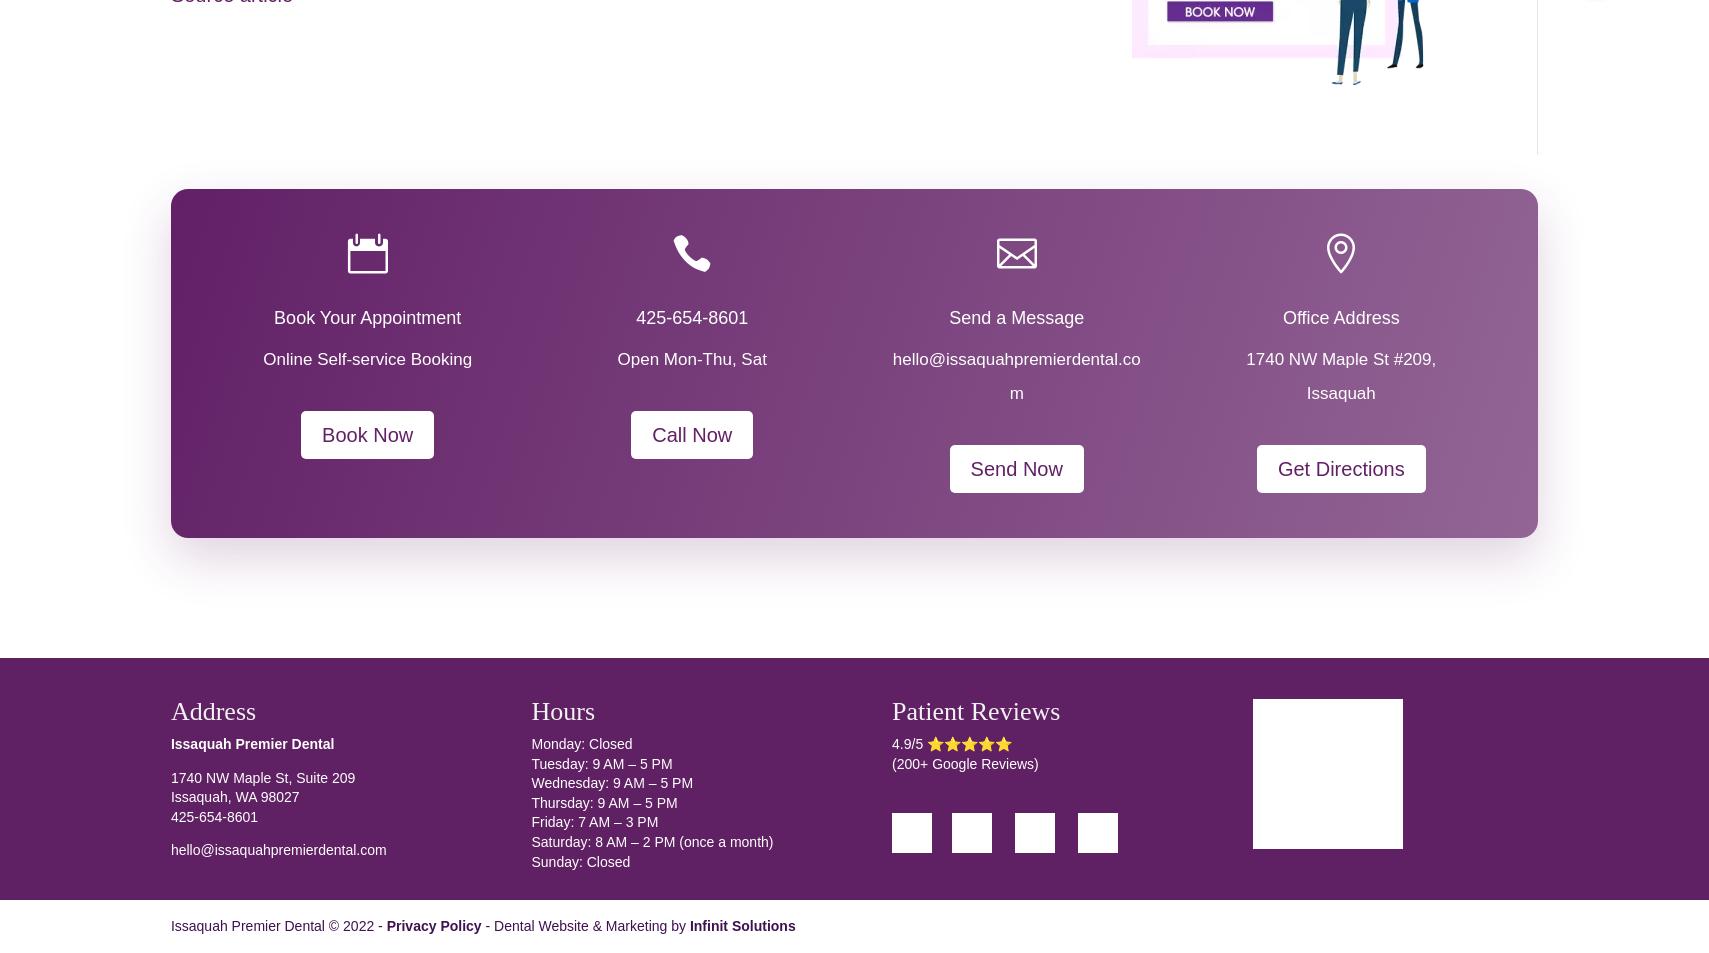  Describe the element at coordinates (690, 357) in the screenshot. I see `'Open Mon-Thu, Sat'` at that location.